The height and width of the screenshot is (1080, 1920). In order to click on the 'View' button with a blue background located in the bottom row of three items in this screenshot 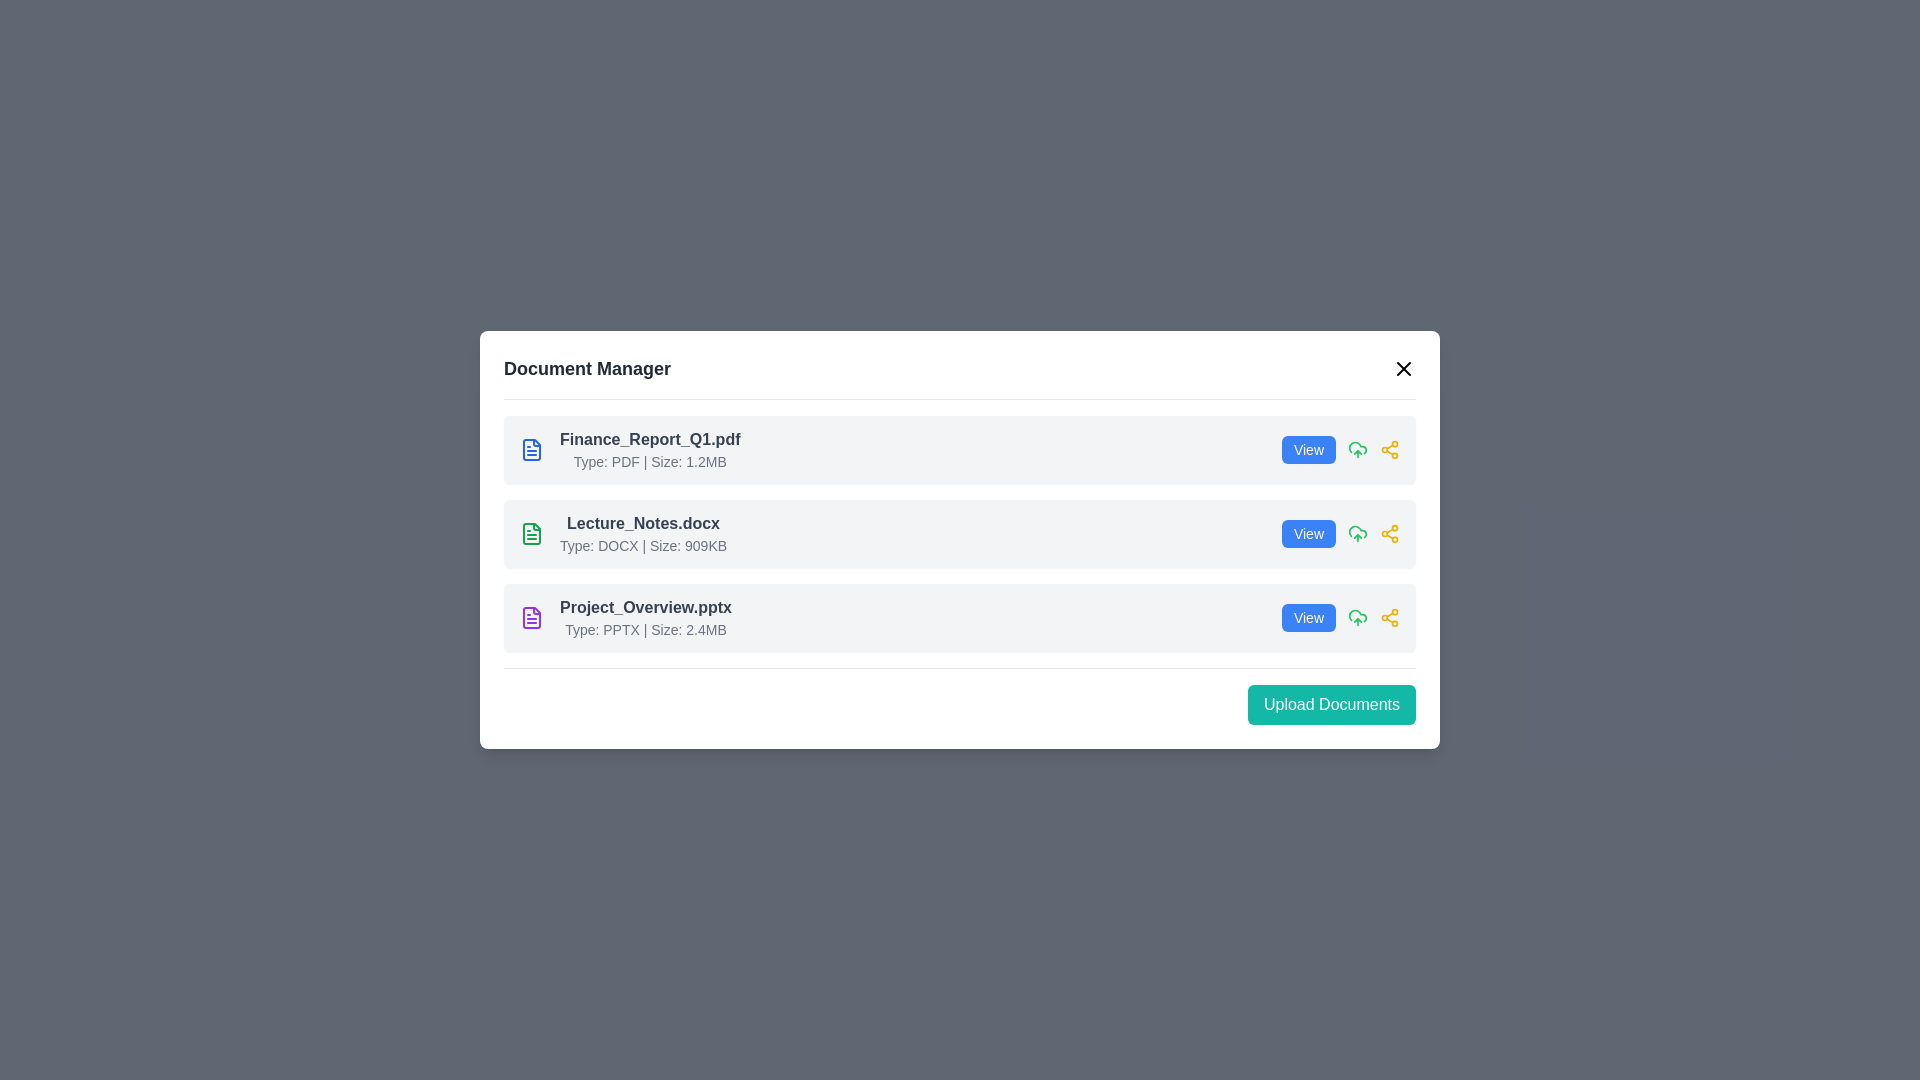, I will do `click(1340, 616)`.